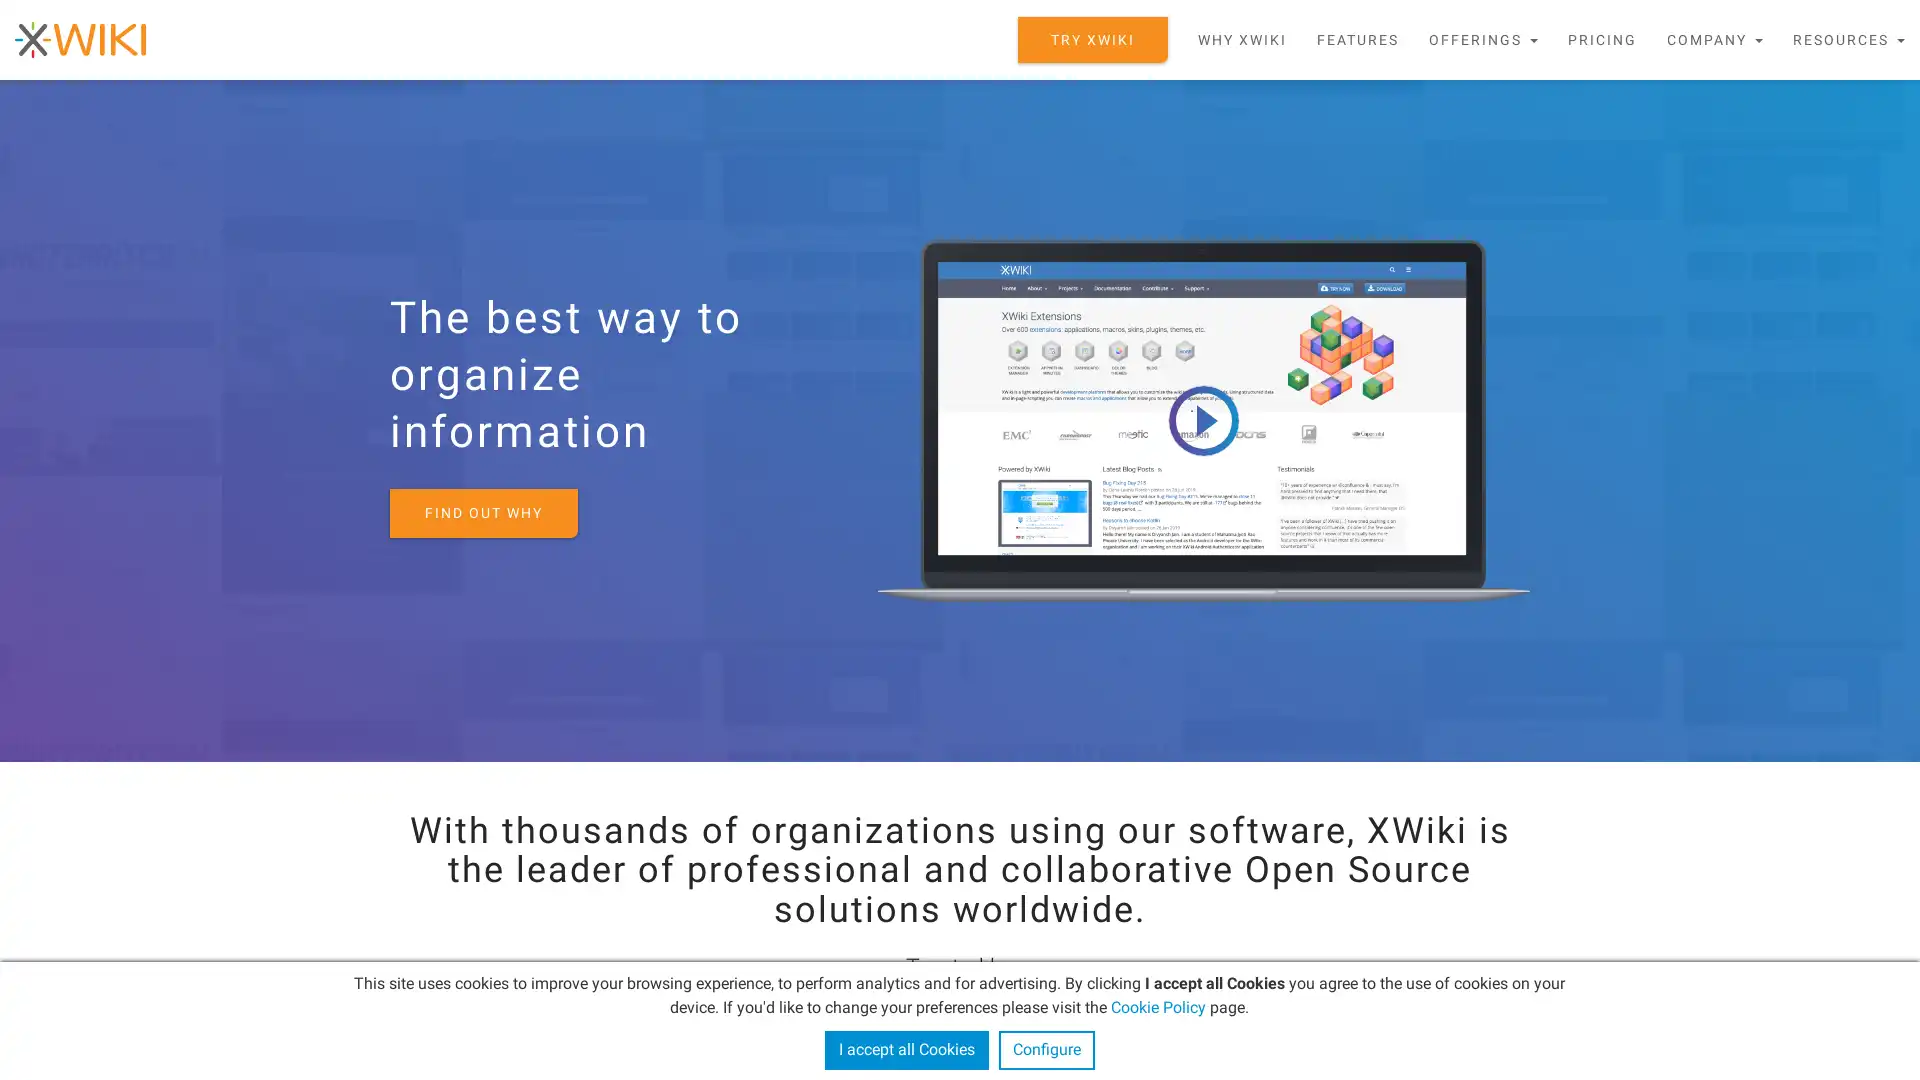  Describe the element at coordinates (1202, 419) in the screenshot. I see `XWiki play button` at that location.